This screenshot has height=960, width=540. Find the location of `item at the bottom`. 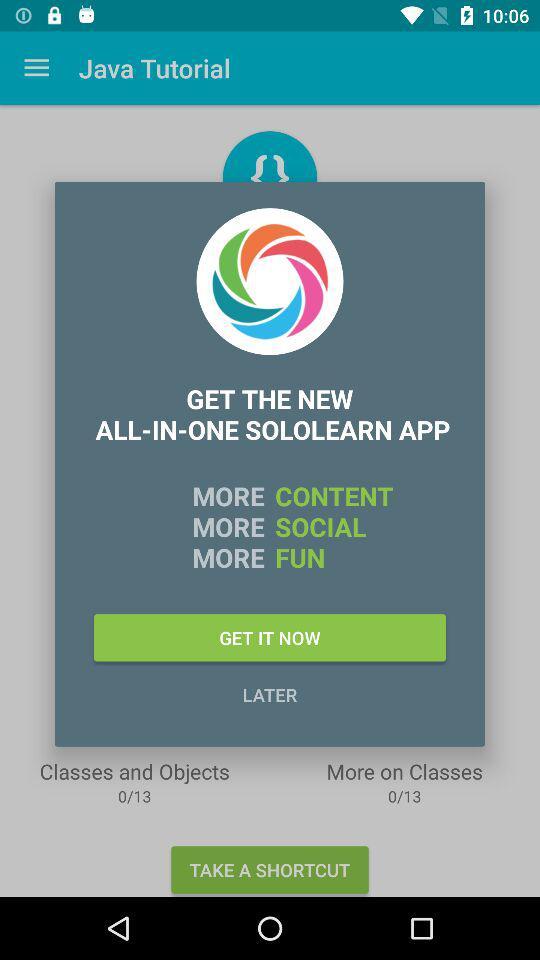

item at the bottom is located at coordinates (270, 694).